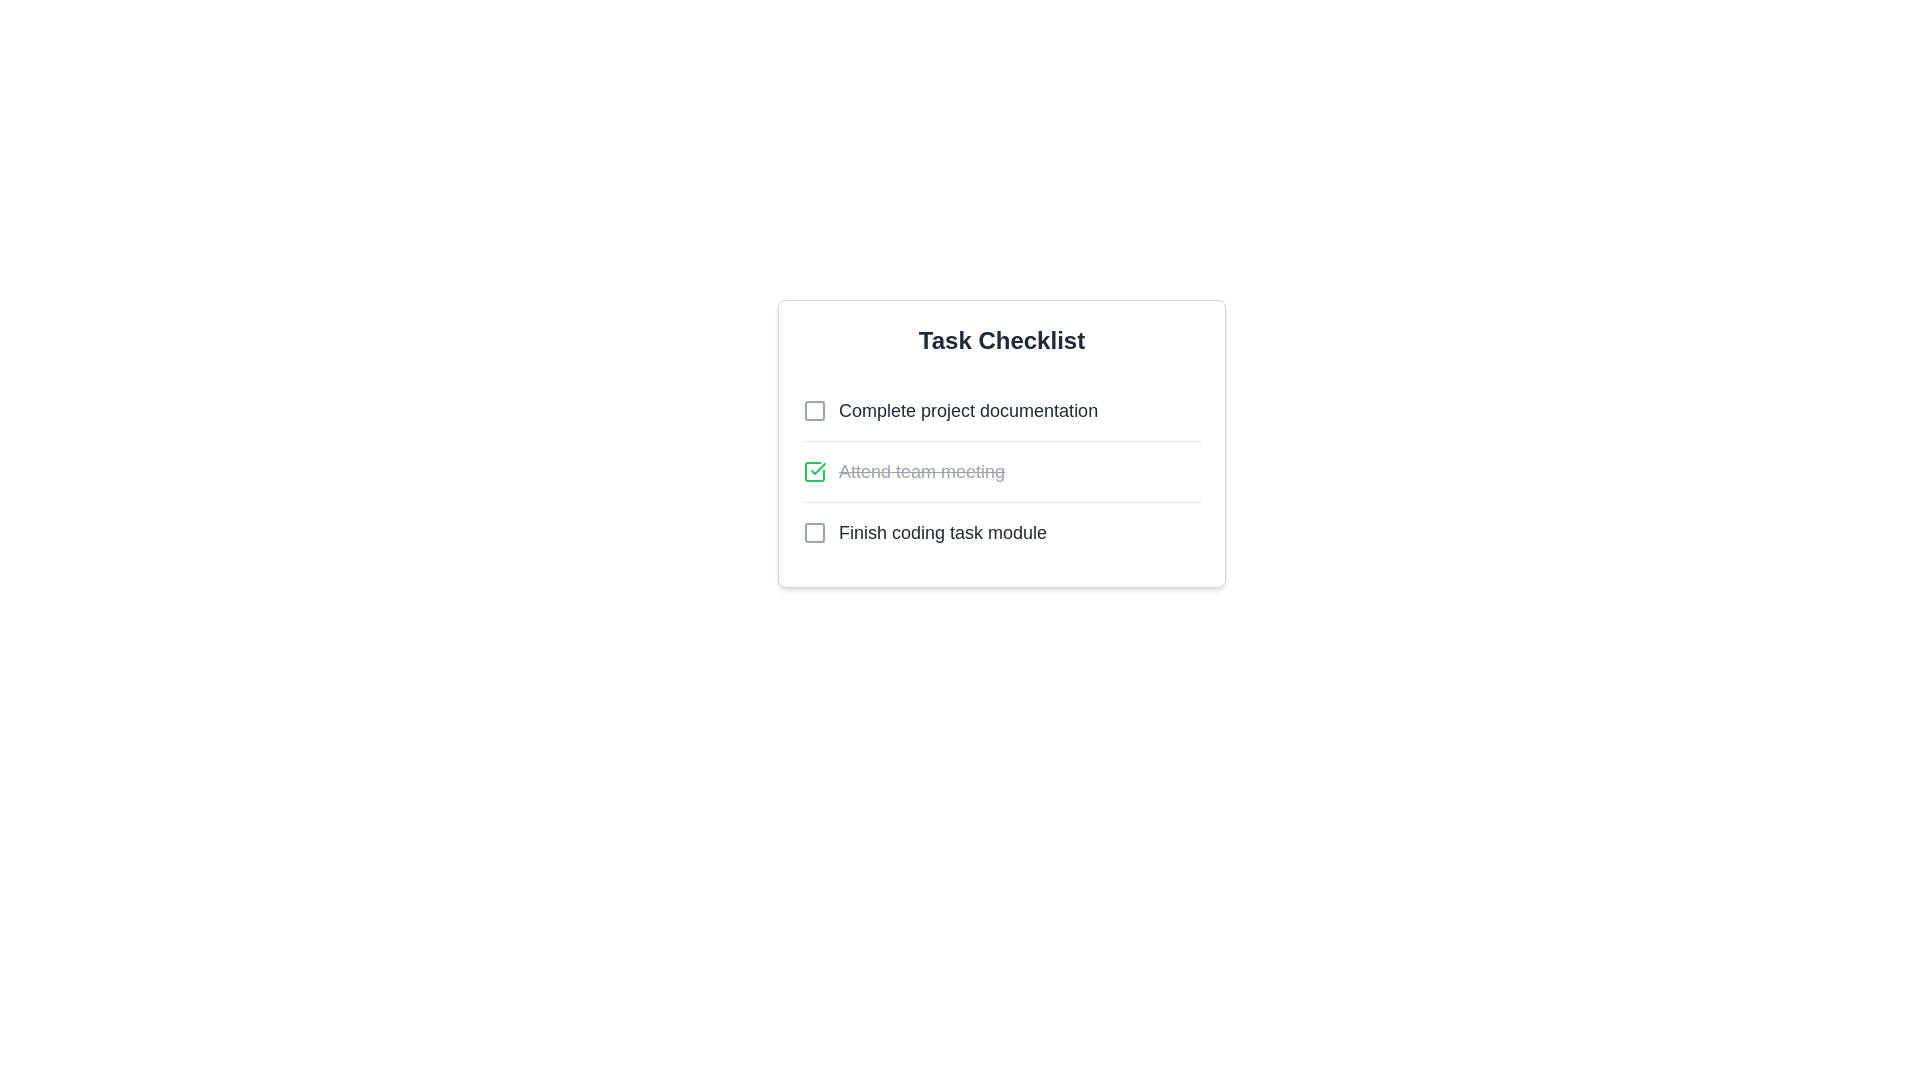 This screenshot has height=1080, width=1920. Describe the element at coordinates (942, 531) in the screenshot. I see `the text label reading 'Finish coding task module' which is styled in a medium-large dark gray font and is the third item in a vertical checklist of tasks` at that location.